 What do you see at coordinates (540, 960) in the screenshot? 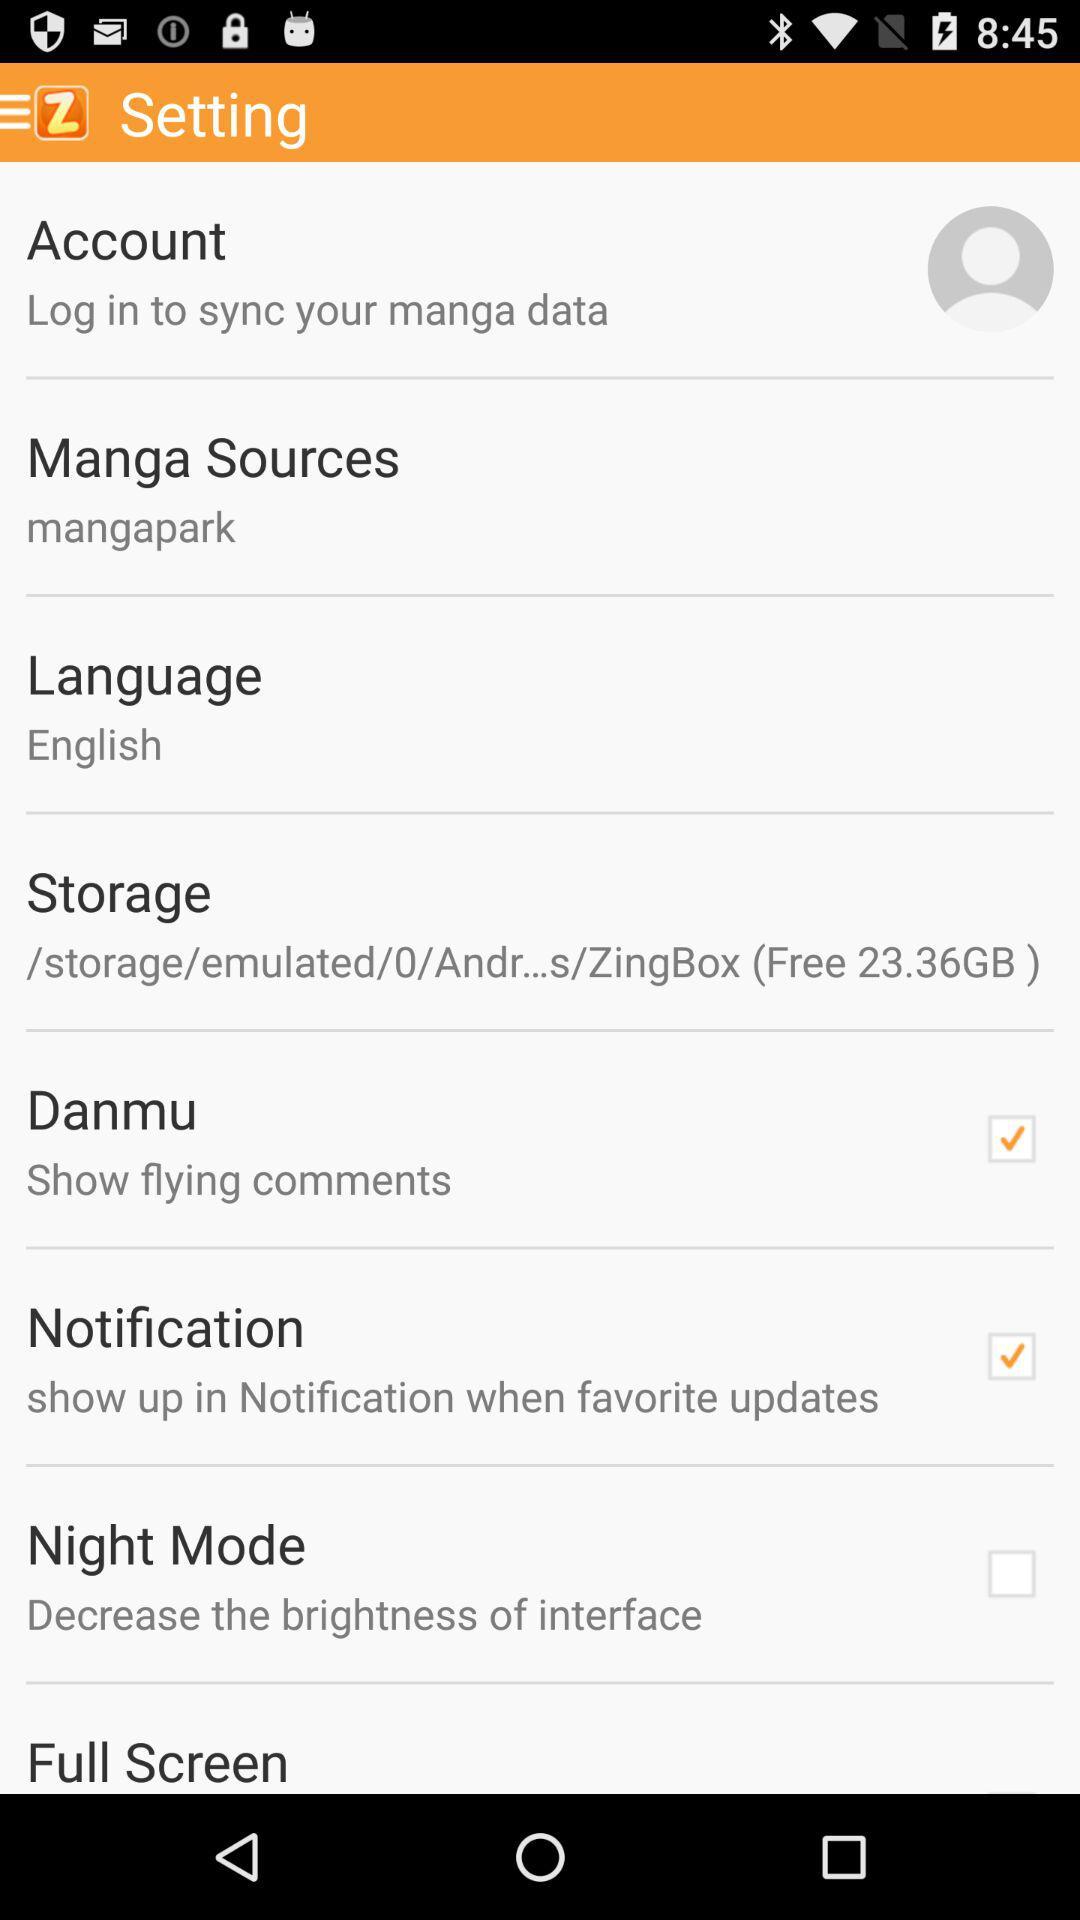
I see `the app below the storage` at bounding box center [540, 960].